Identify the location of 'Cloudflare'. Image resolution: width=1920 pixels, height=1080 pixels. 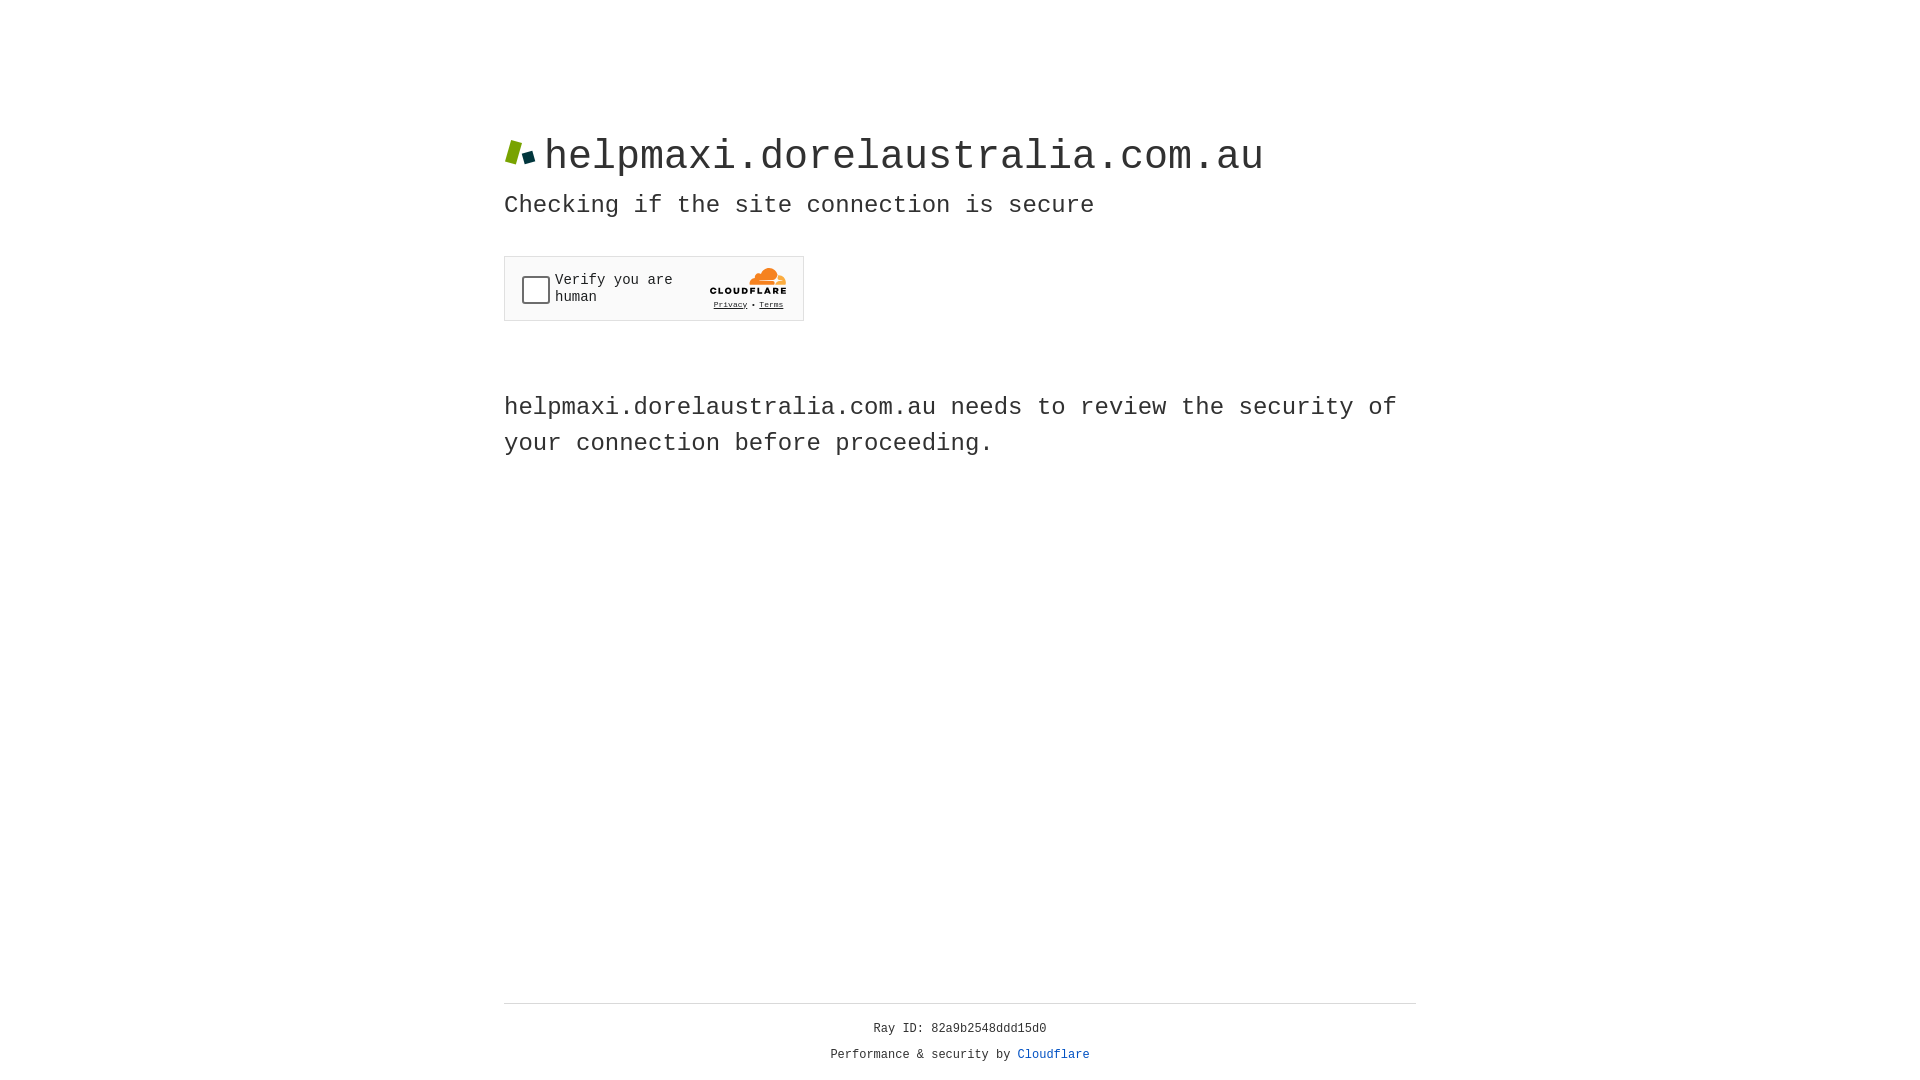
(1053, 1054).